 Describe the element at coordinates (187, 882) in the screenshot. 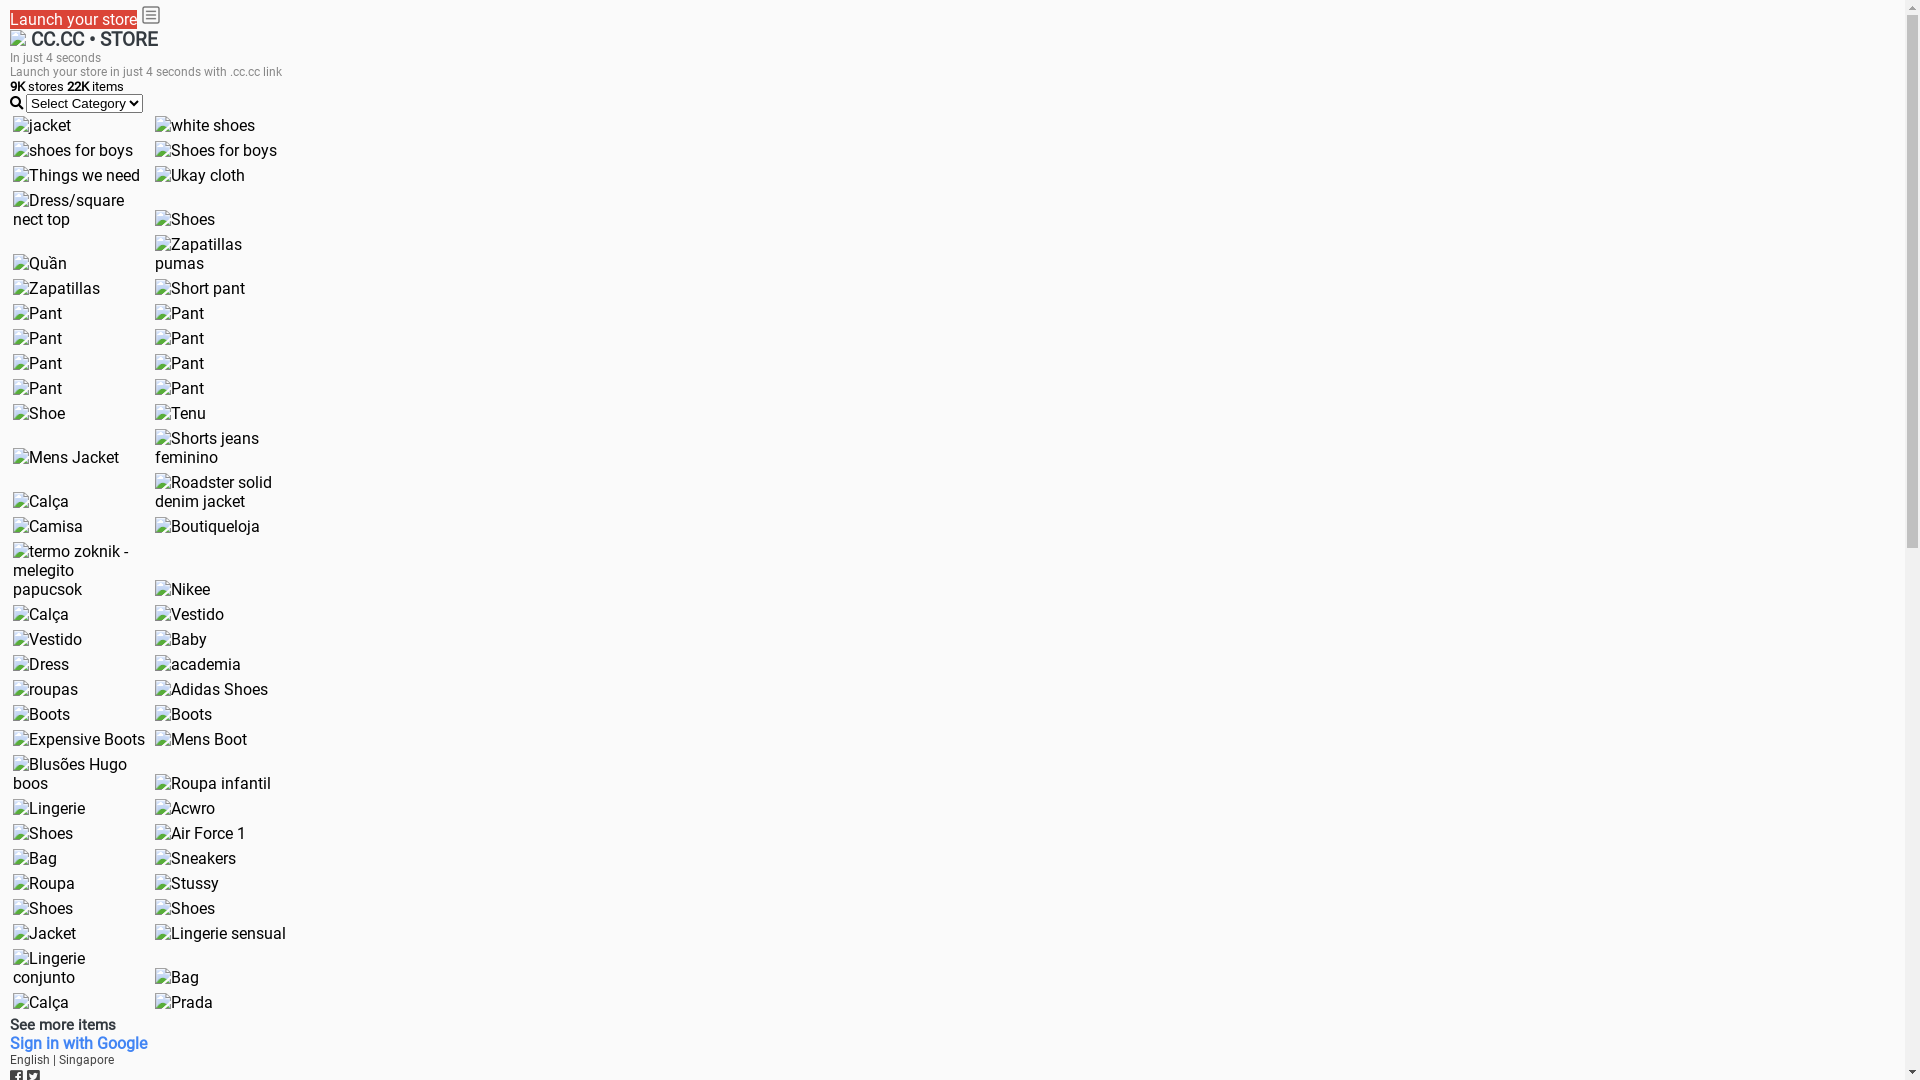

I see `'Stussy'` at that location.